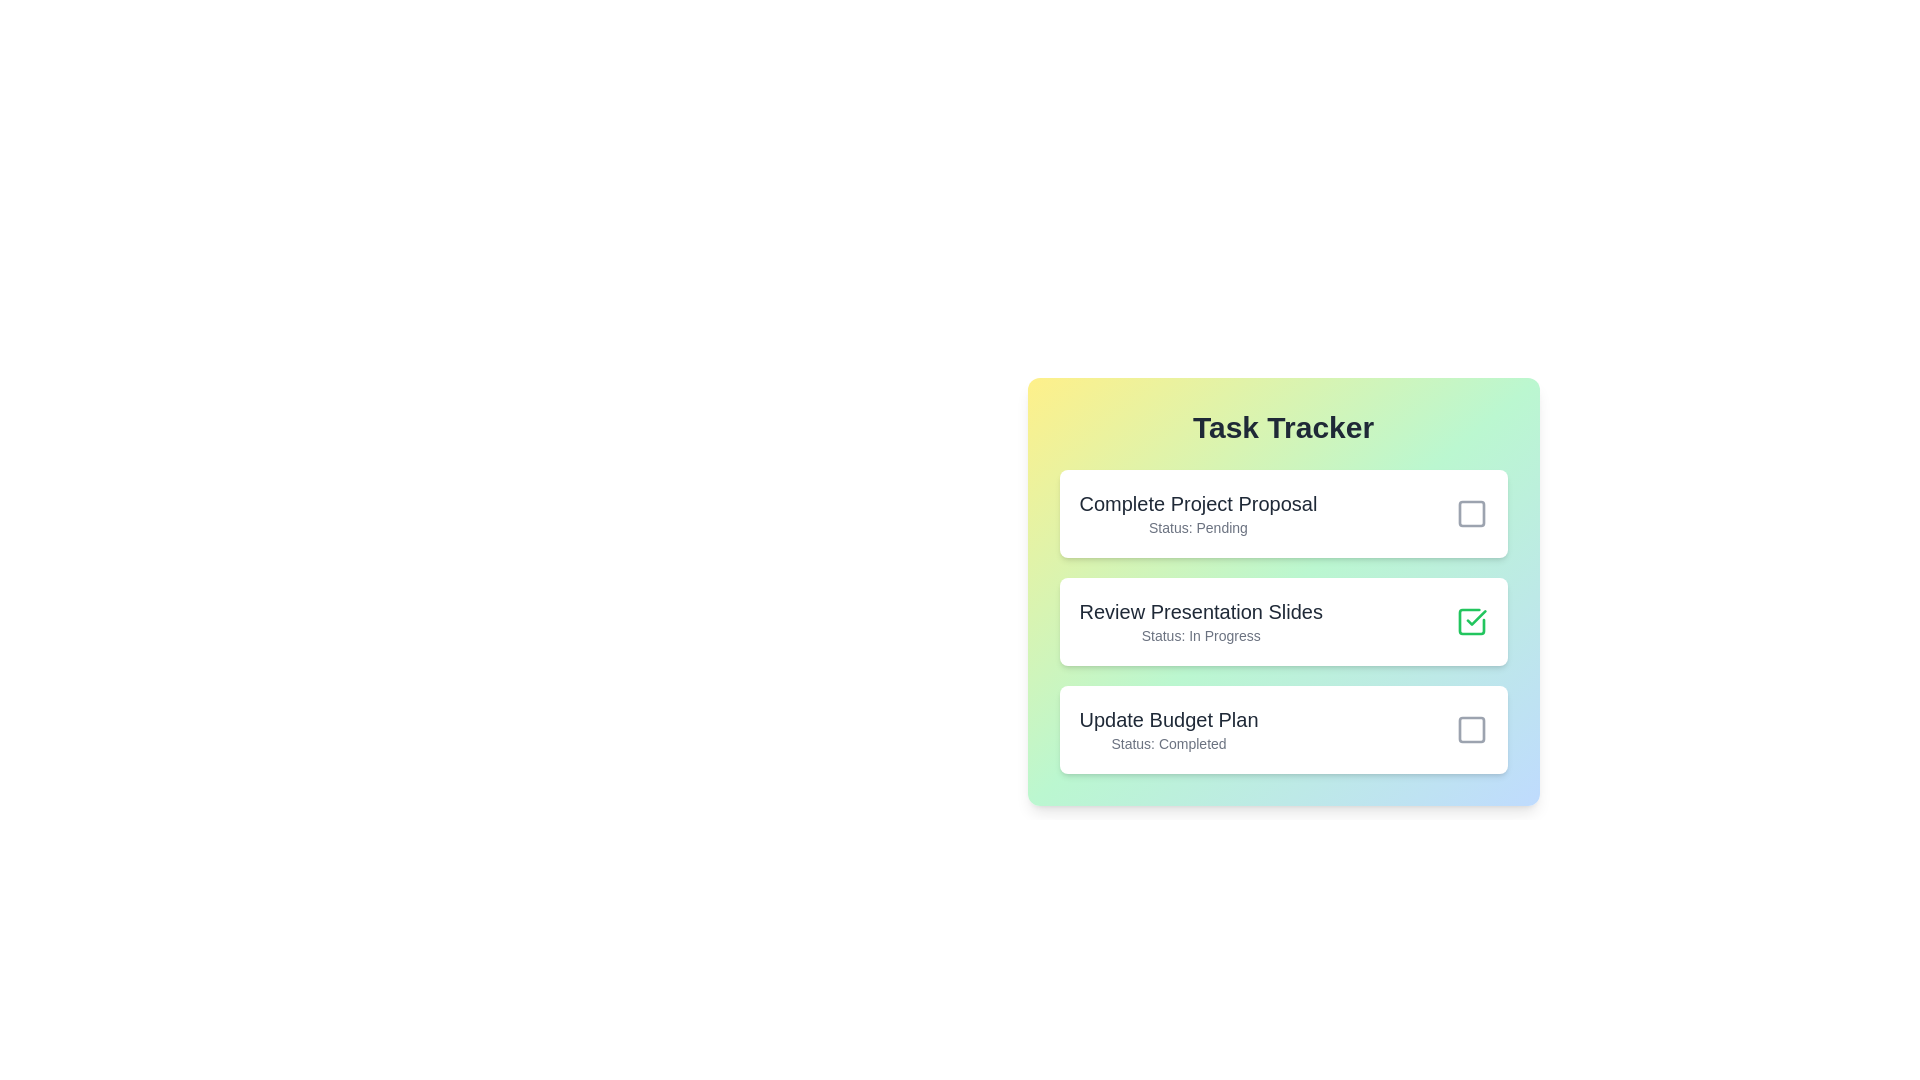 The image size is (1920, 1080). Describe the element at coordinates (1471, 512) in the screenshot. I see `the checkbox corresponding to the task 'Complete Project Proposal'` at that location.